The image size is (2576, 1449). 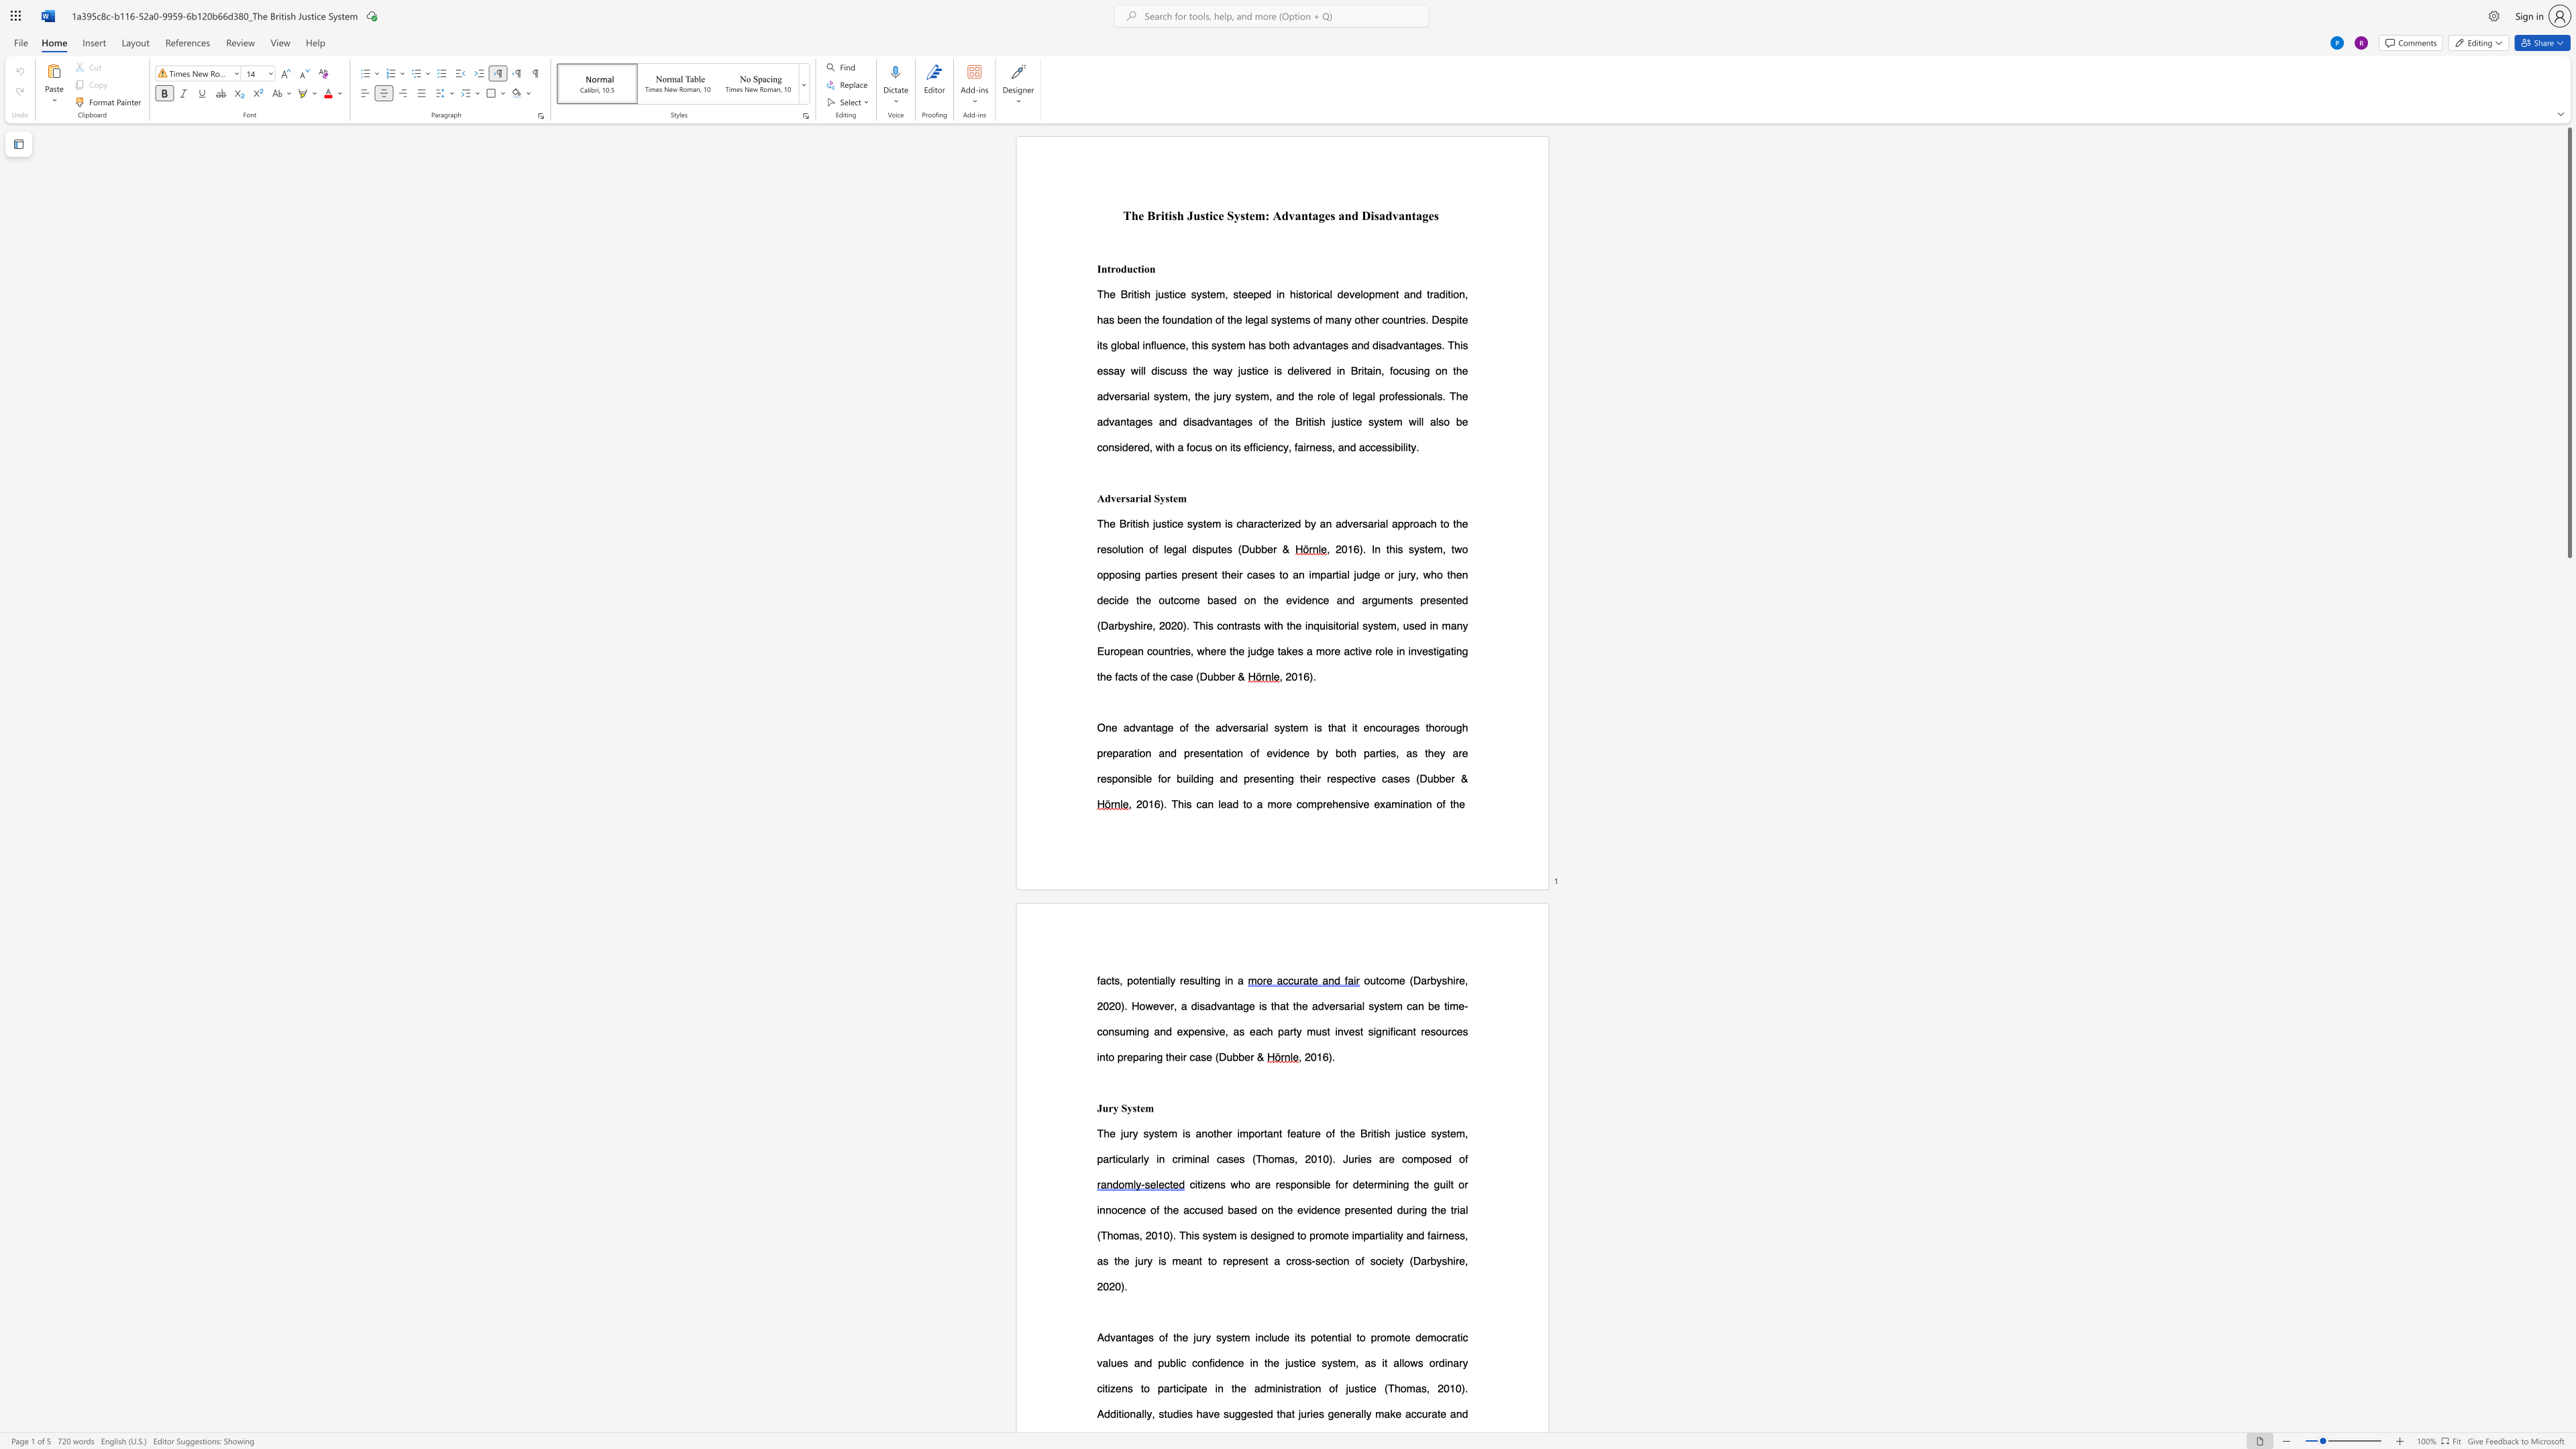 I want to click on the subset text "stem, the jury system, and the role of legal professionals. The advan" within the text "The British justice system, steeped in historical development and tradition, has been the foundation of the legal systems of many other countries. Despite its global influence, this system has both advantages and disadvantages. This essay will discuss the way justice is delivered in Britain, focusing on the adversarial system, the jury system, and the role of legal professionals. The advantages and disadvantages of the British justice system will also be considered, with a focus on its efficiency, fairness, and accessibility.", so click(x=1164, y=395).